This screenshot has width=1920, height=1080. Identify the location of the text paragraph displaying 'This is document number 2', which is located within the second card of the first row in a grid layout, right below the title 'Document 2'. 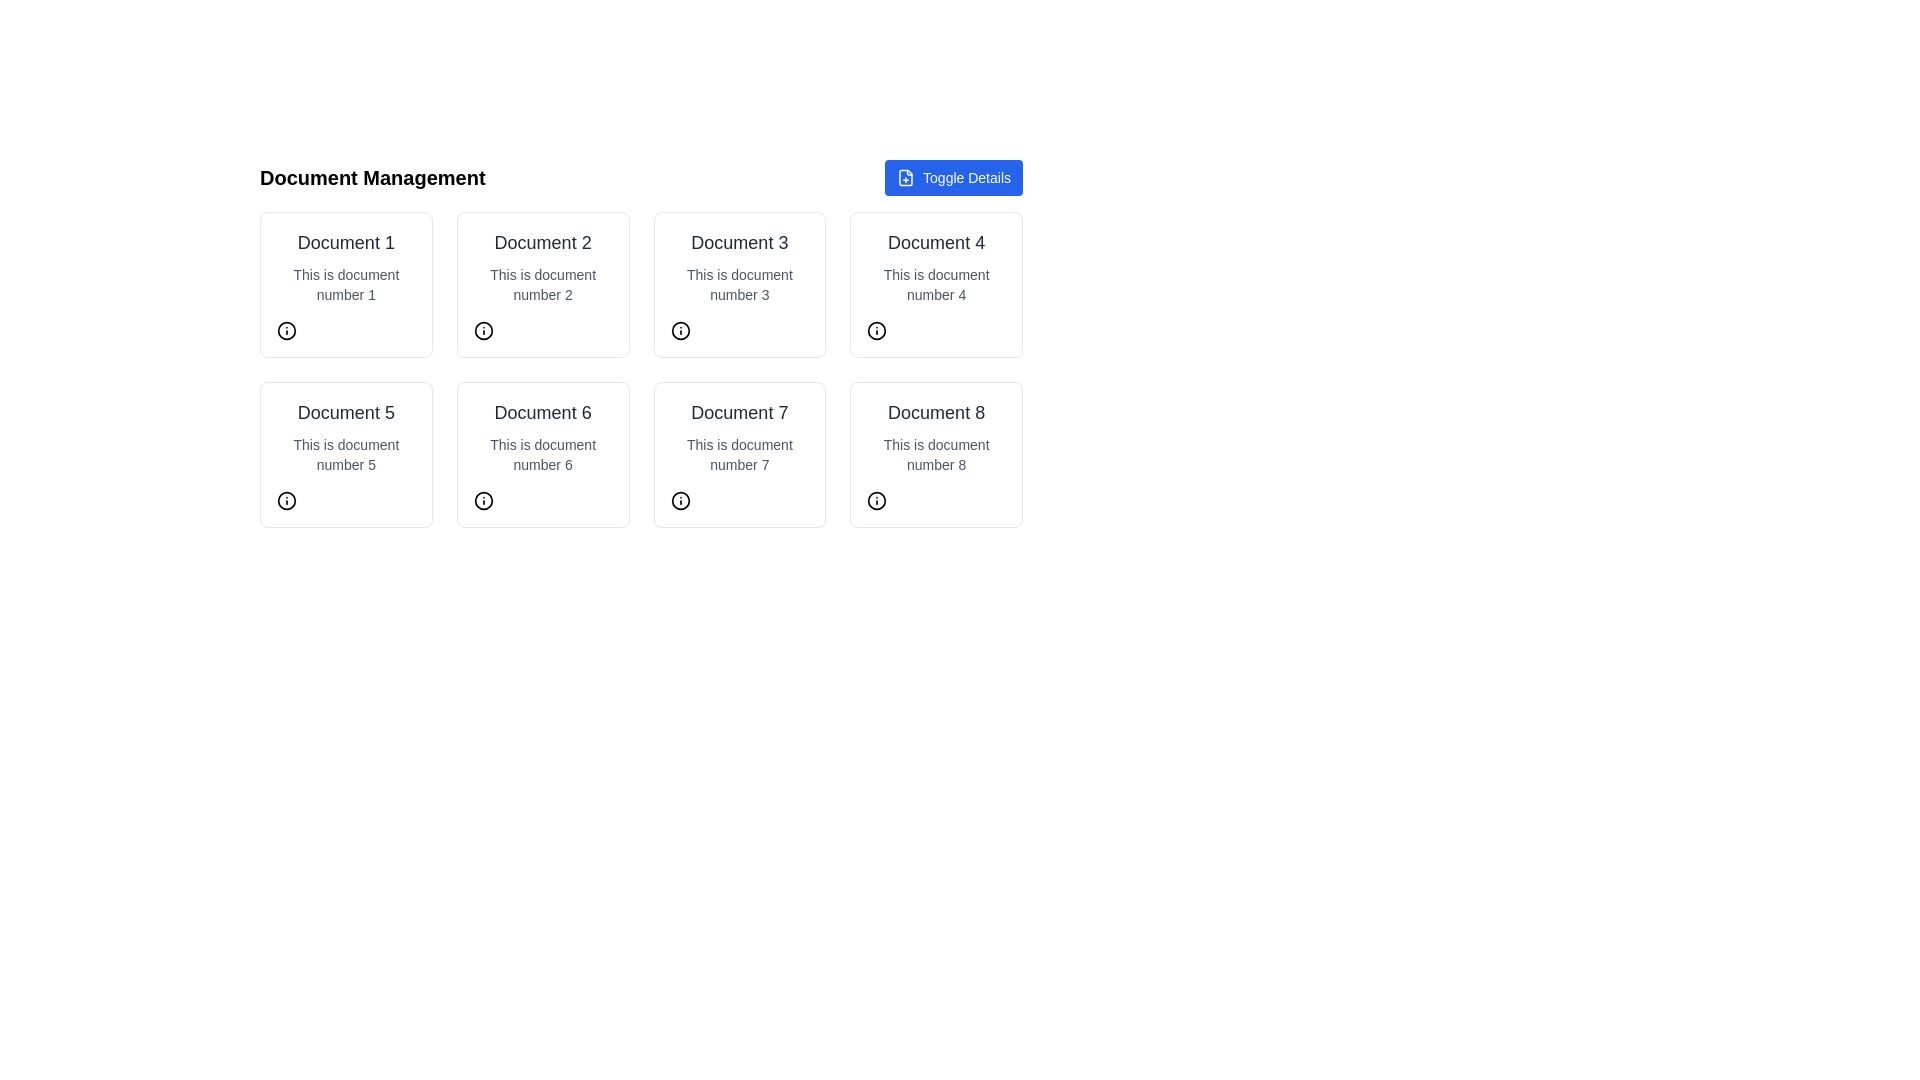
(543, 285).